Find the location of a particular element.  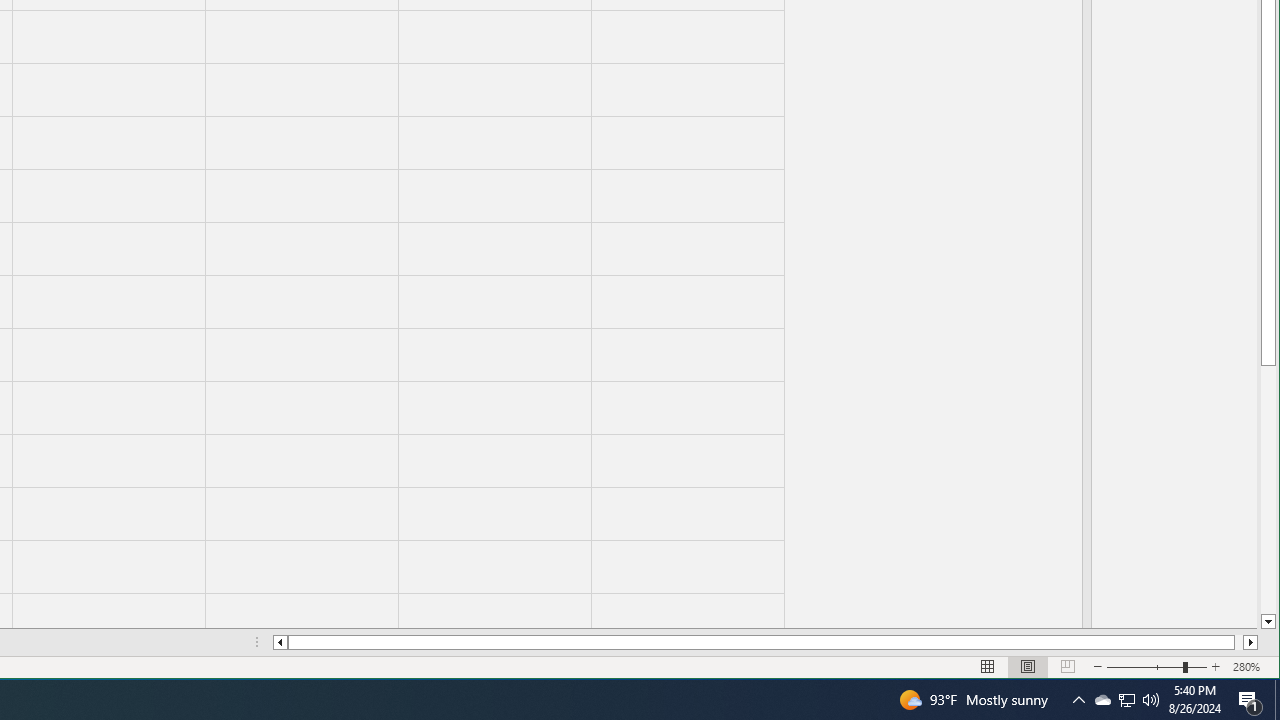

'Action Center, 1 new notification' is located at coordinates (1250, 698).